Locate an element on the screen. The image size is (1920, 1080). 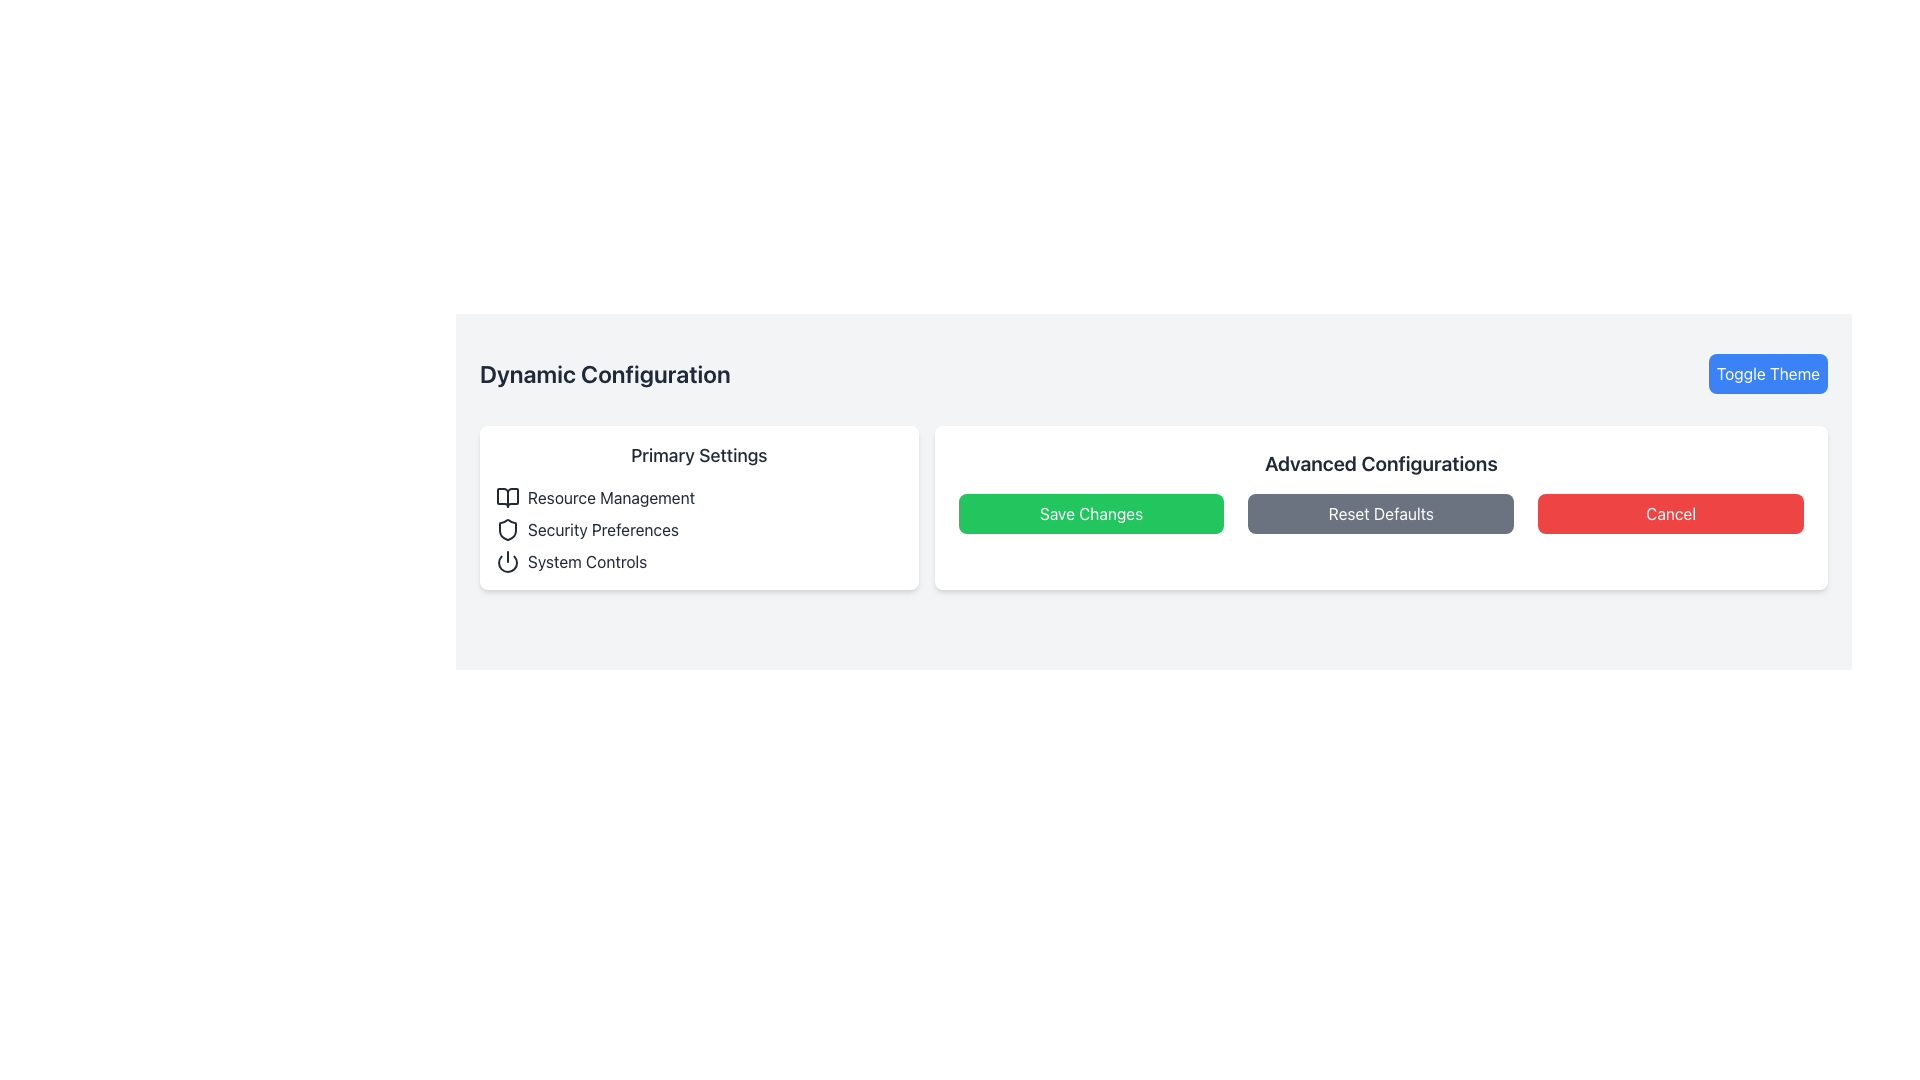
the book icon styled with an outline design, located left of the 'Resource Management' text in the 'Primary Settings' card is located at coordinates (508, 496).